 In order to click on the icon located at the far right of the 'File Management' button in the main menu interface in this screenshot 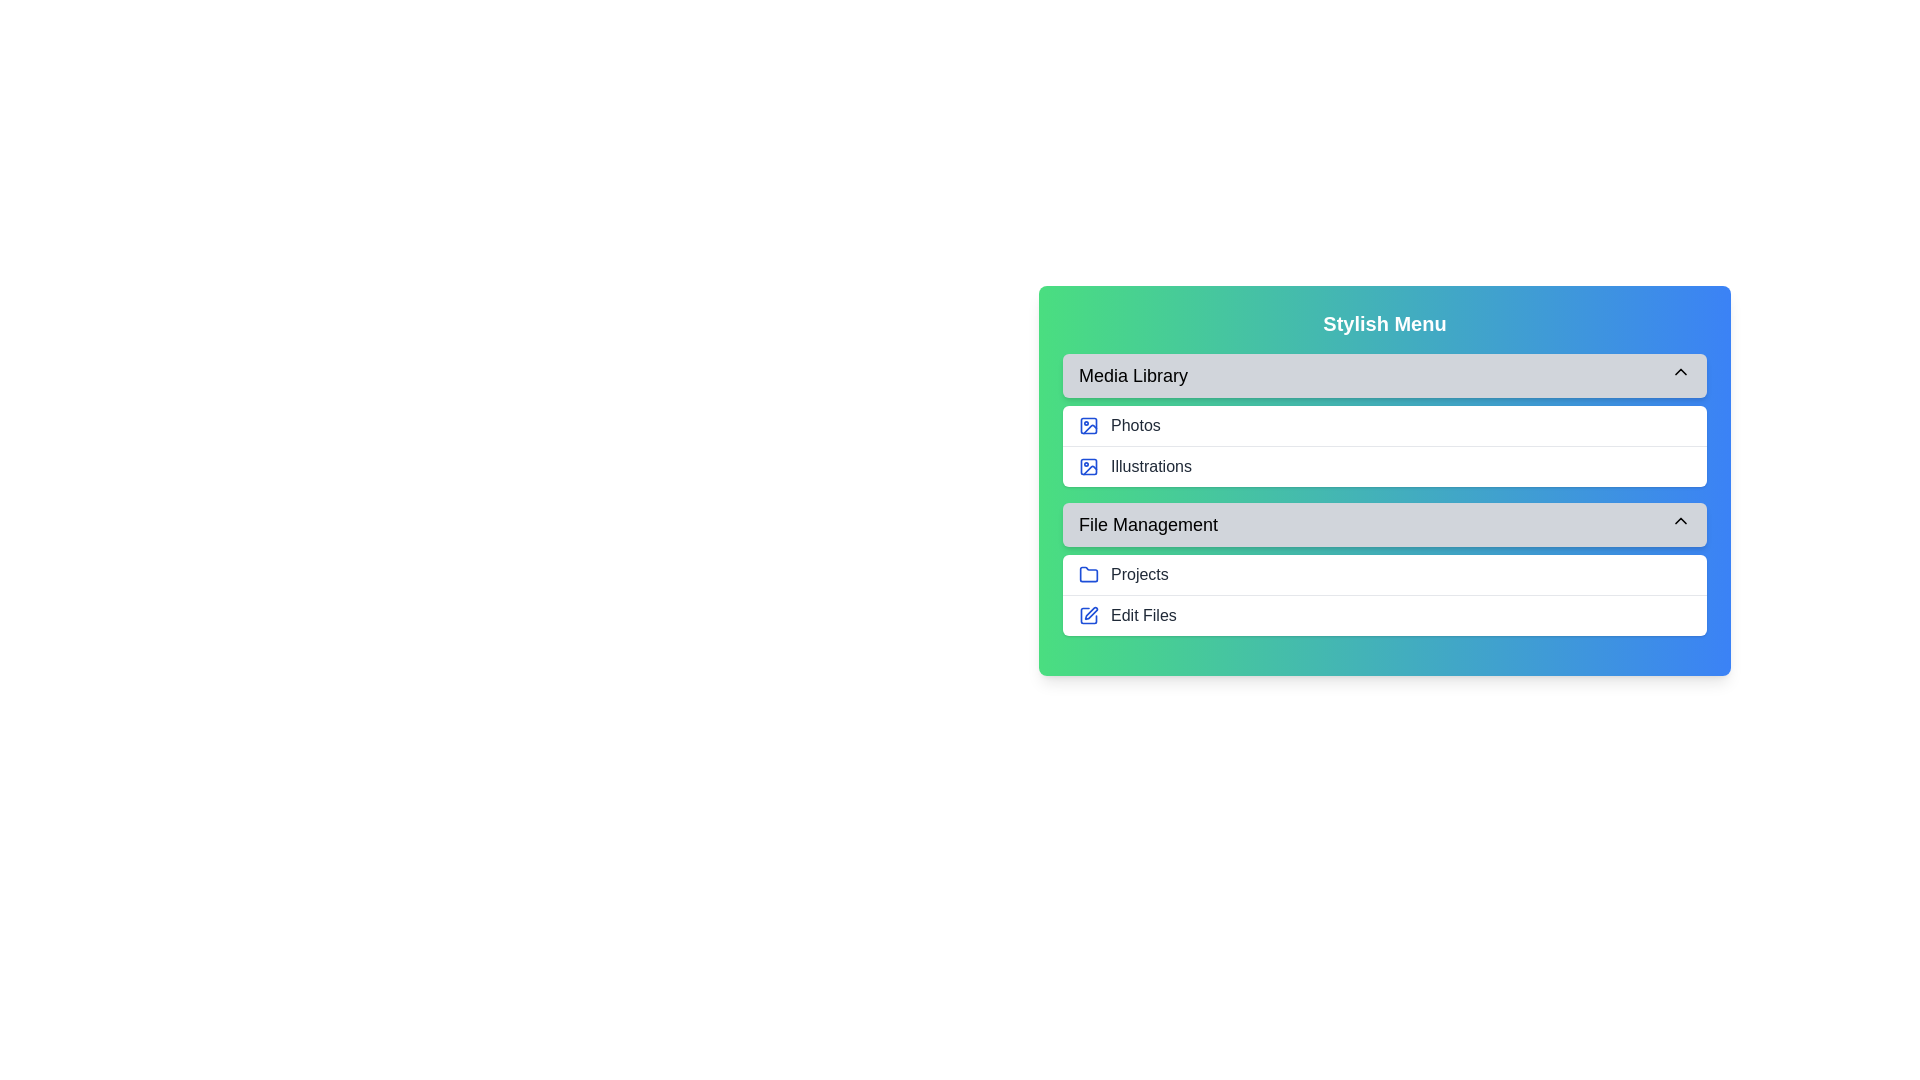, I will do `click(1680, 519)`.